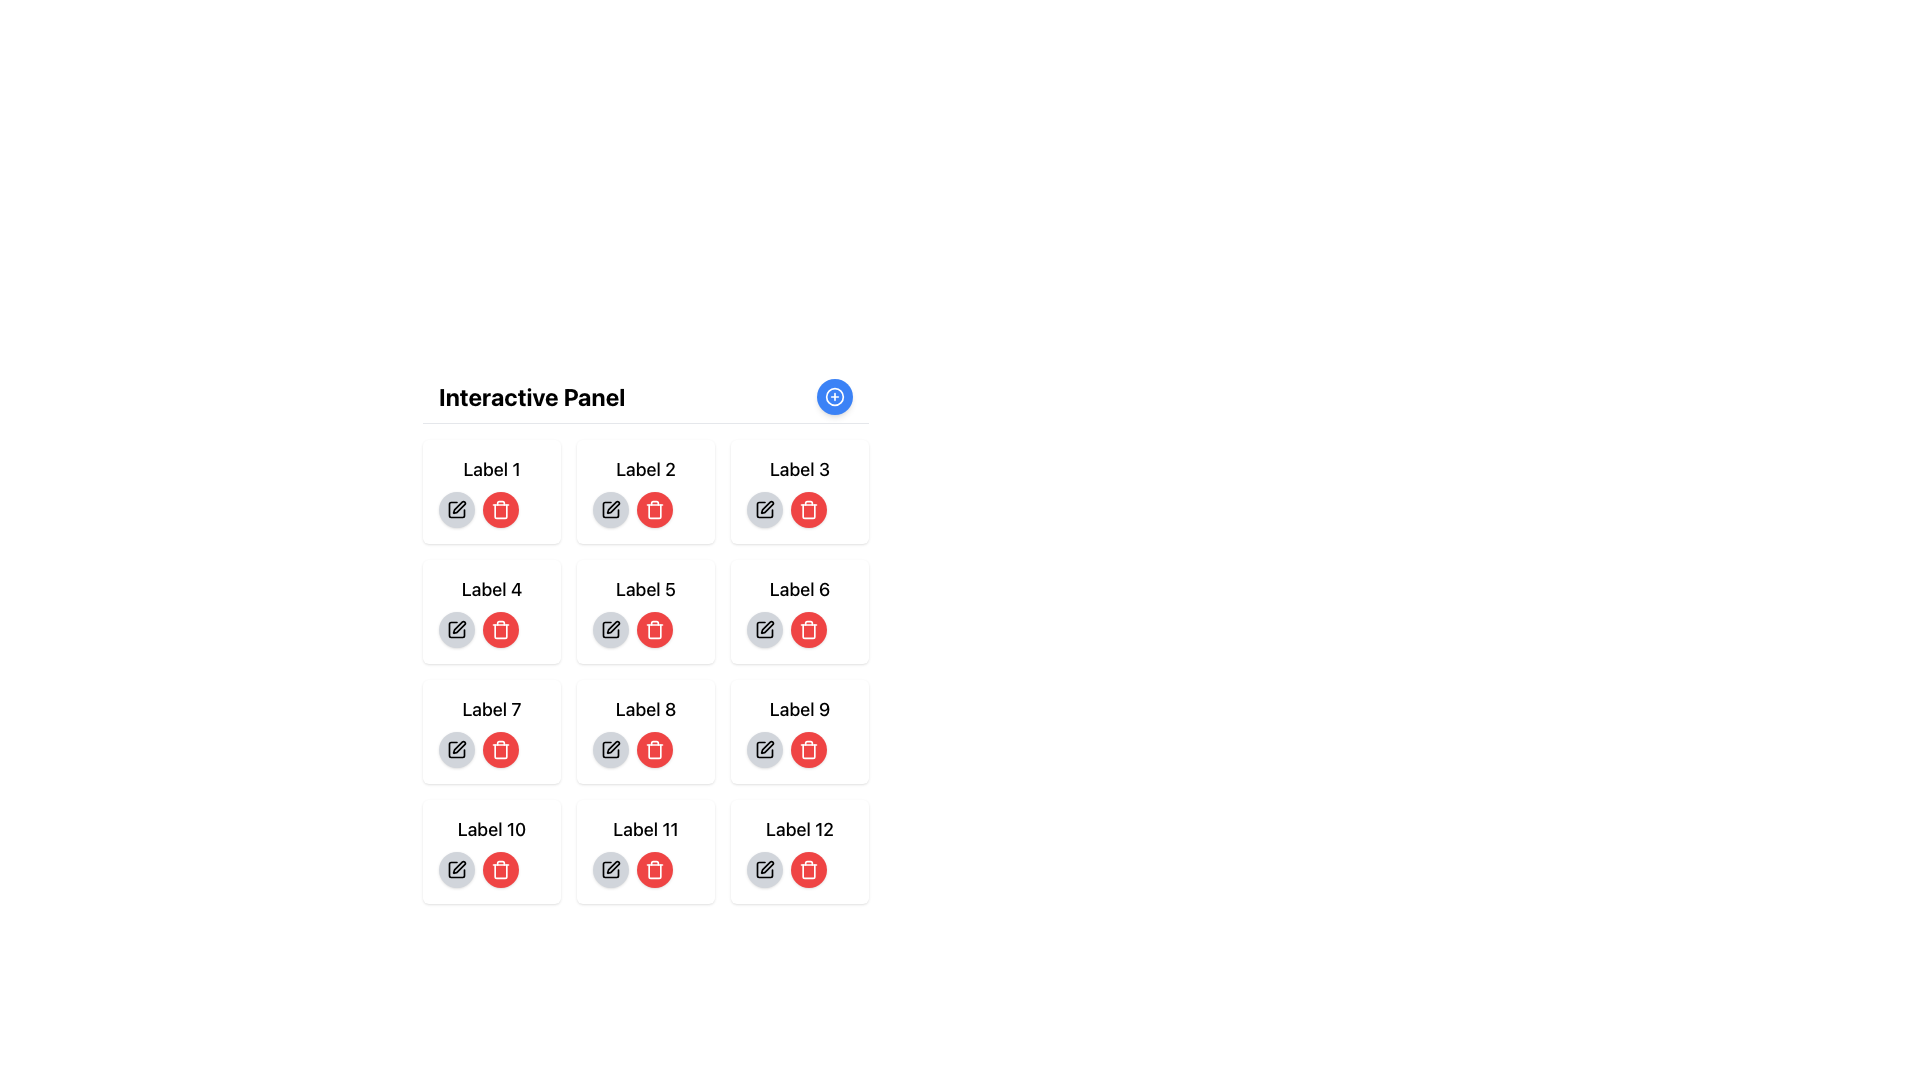 Image resolution: width=1920 pixels, height=1080 pixels. I want to click on the bold text label displaying 'Label 2' located in the second row, second column of the grid layout, centered within its rounded, shadowed, light-blue box, so click(646, 470).